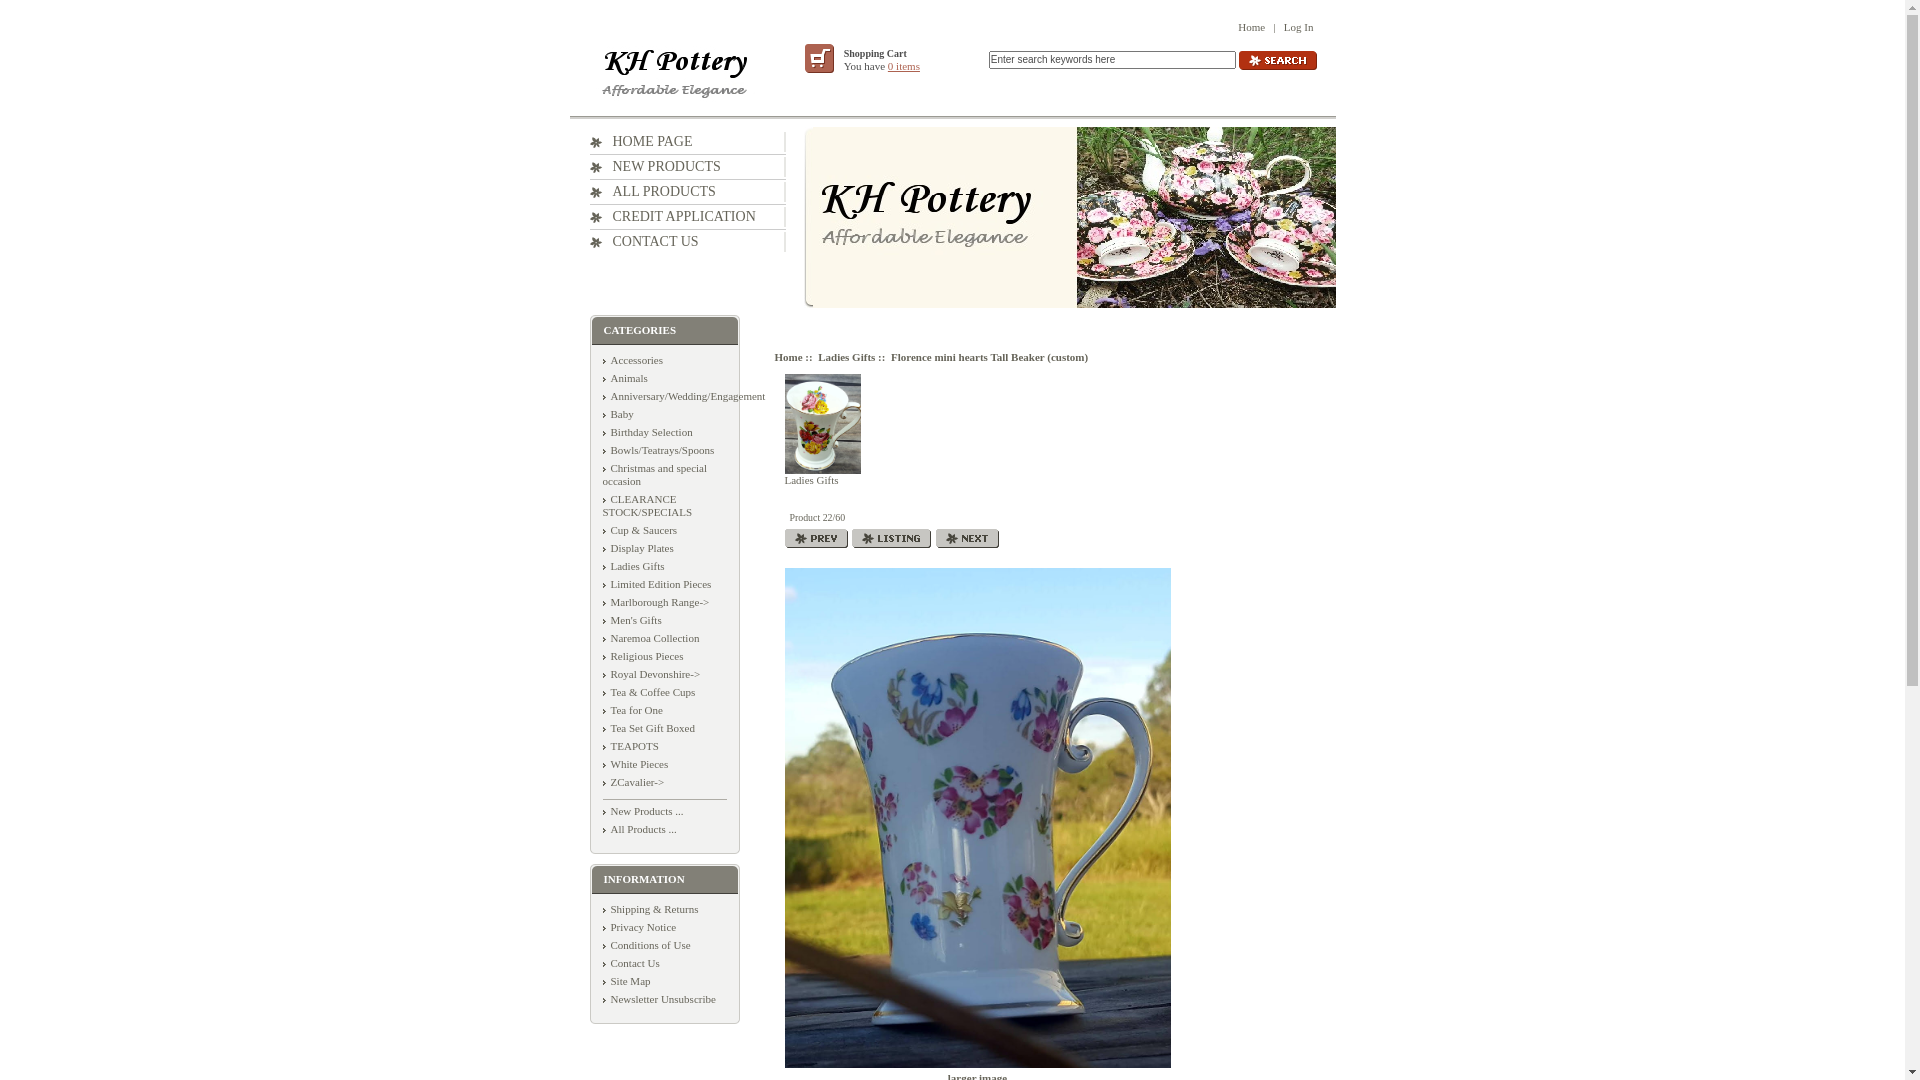  Describe the element at coordinates (655, 600) in the screenshot. I see `'Marlborough Range->'` at that location.